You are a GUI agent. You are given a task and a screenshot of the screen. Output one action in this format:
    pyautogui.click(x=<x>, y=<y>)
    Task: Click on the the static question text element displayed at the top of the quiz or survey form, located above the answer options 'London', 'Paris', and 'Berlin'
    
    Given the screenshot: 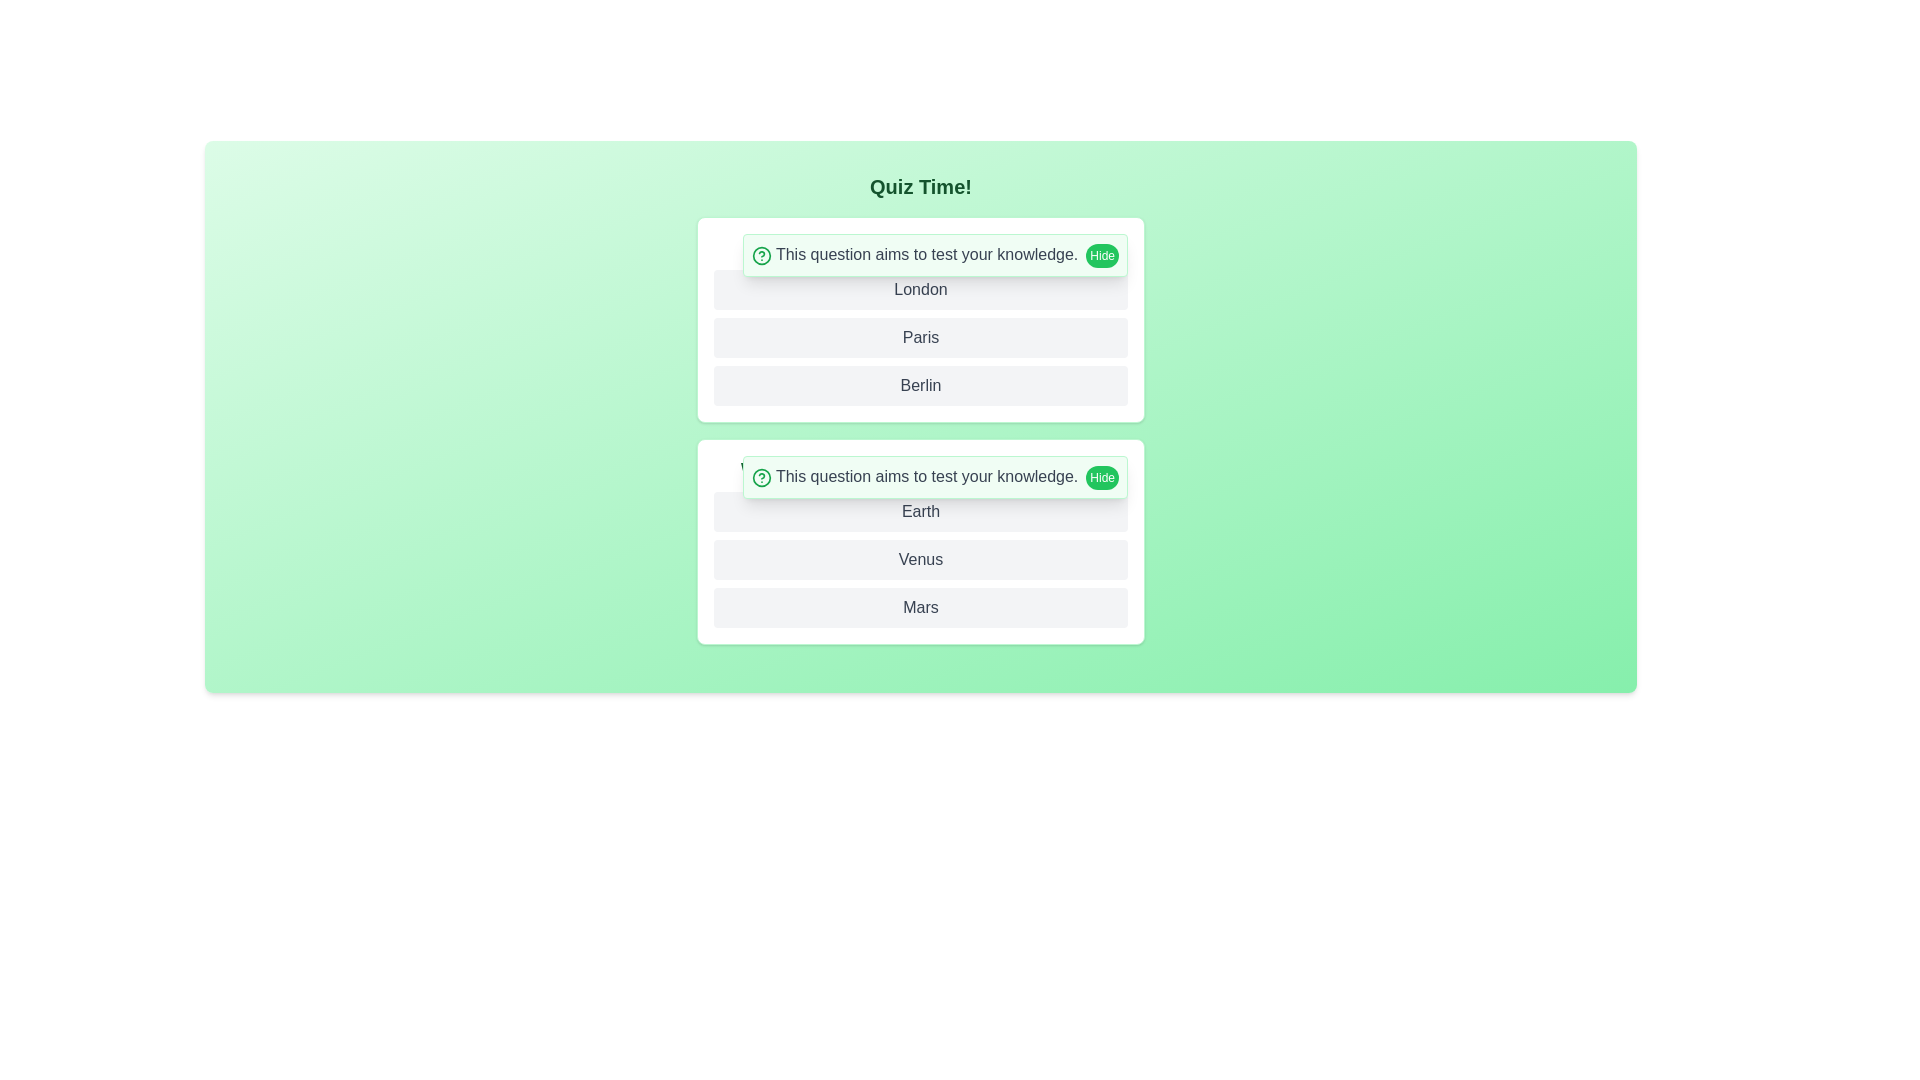 What is the action you would take?
    pyautogui.click(x=920, y=246)
    